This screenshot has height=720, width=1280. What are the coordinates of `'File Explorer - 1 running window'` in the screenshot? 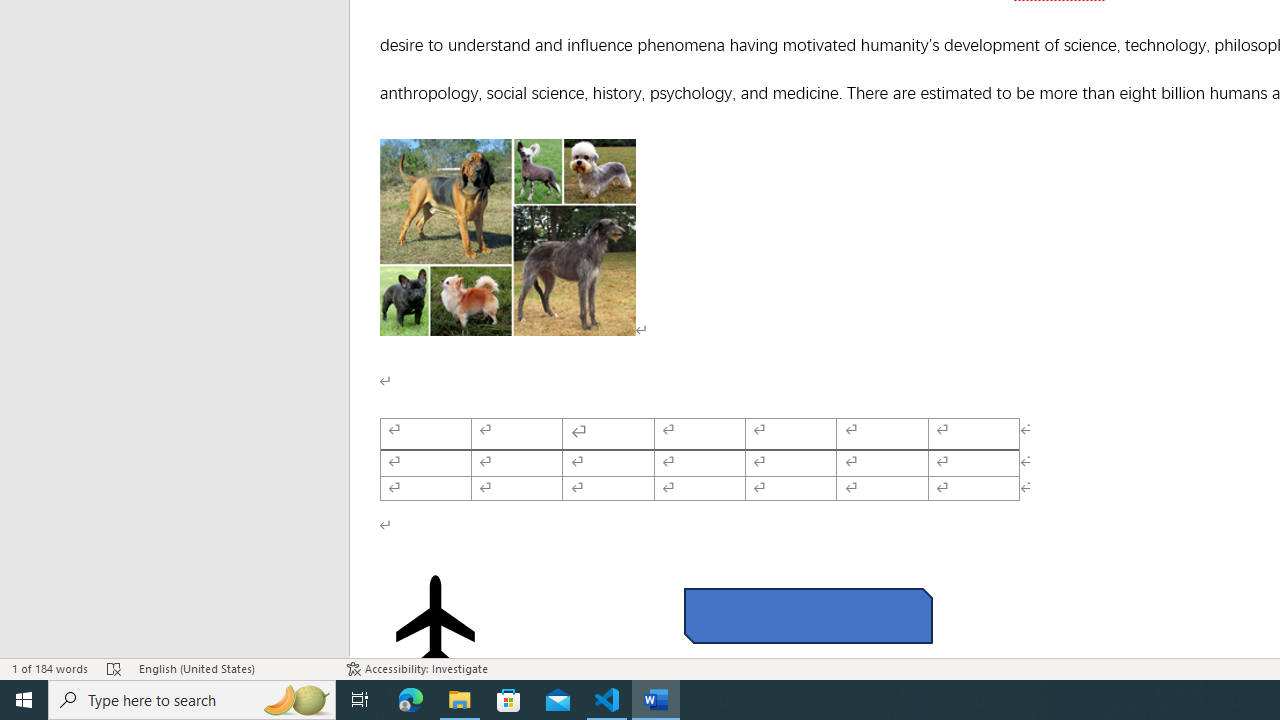 It's located at (459, 698).